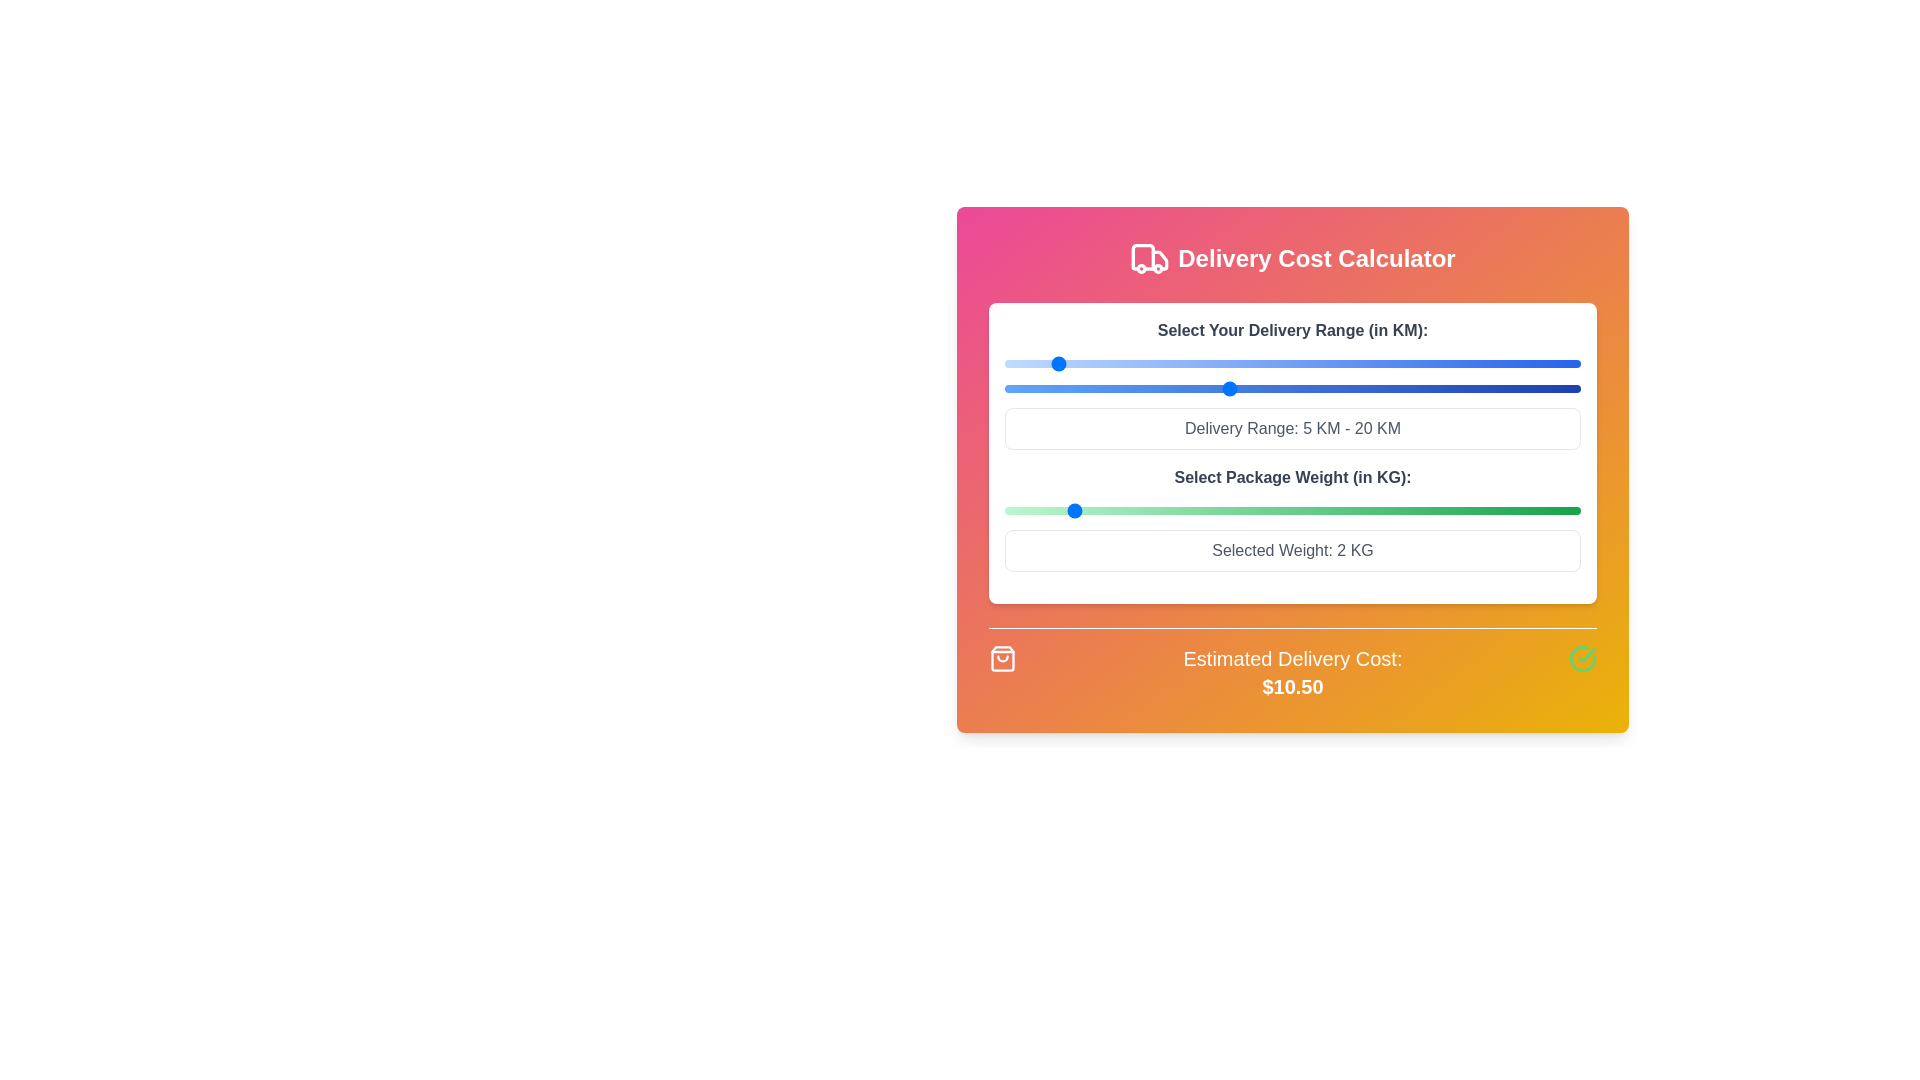 This screenshot has width=1920, height=1080. I want to click on the delivery range, so click(1391, 363).